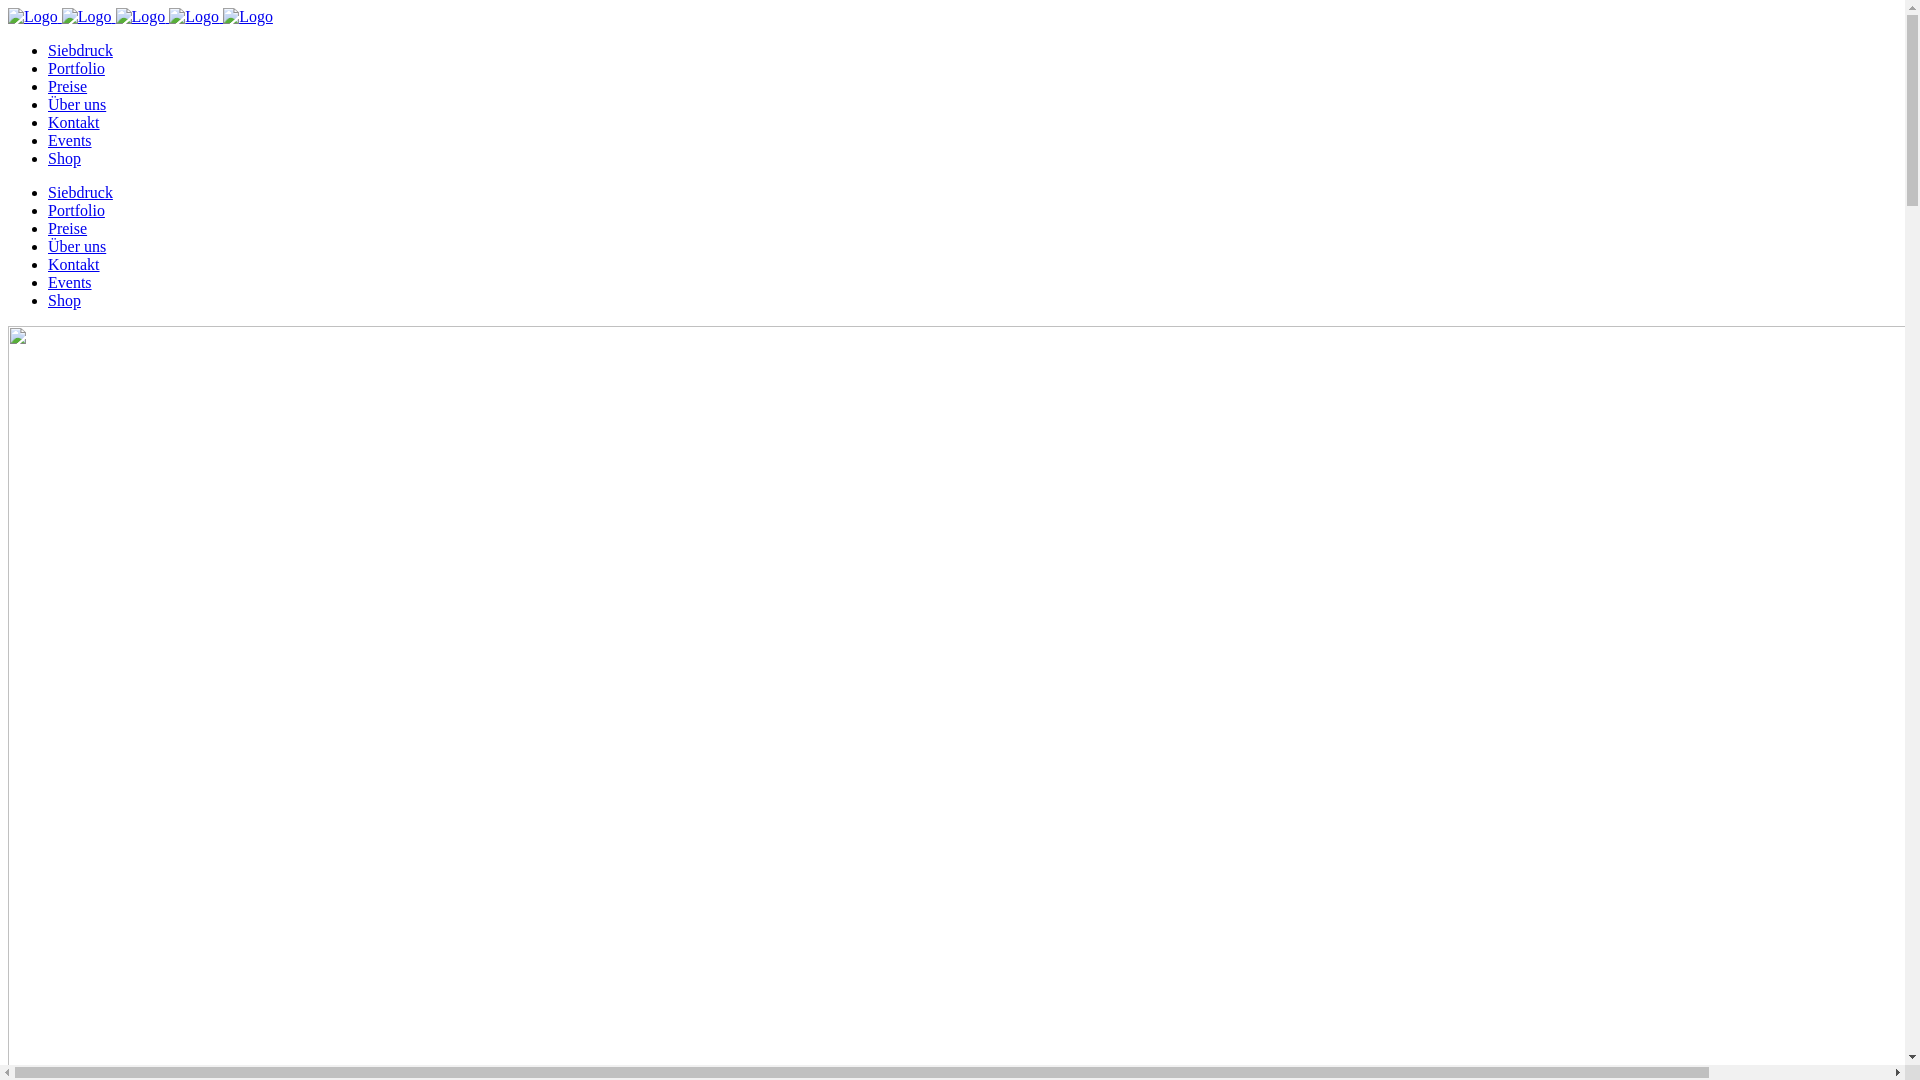 The width and height of the screenshot is (1920, 1080). What do you see at coordinates (67, 85) in the screenshot?
I see `'Preise'` at bounding box center [67, 85].